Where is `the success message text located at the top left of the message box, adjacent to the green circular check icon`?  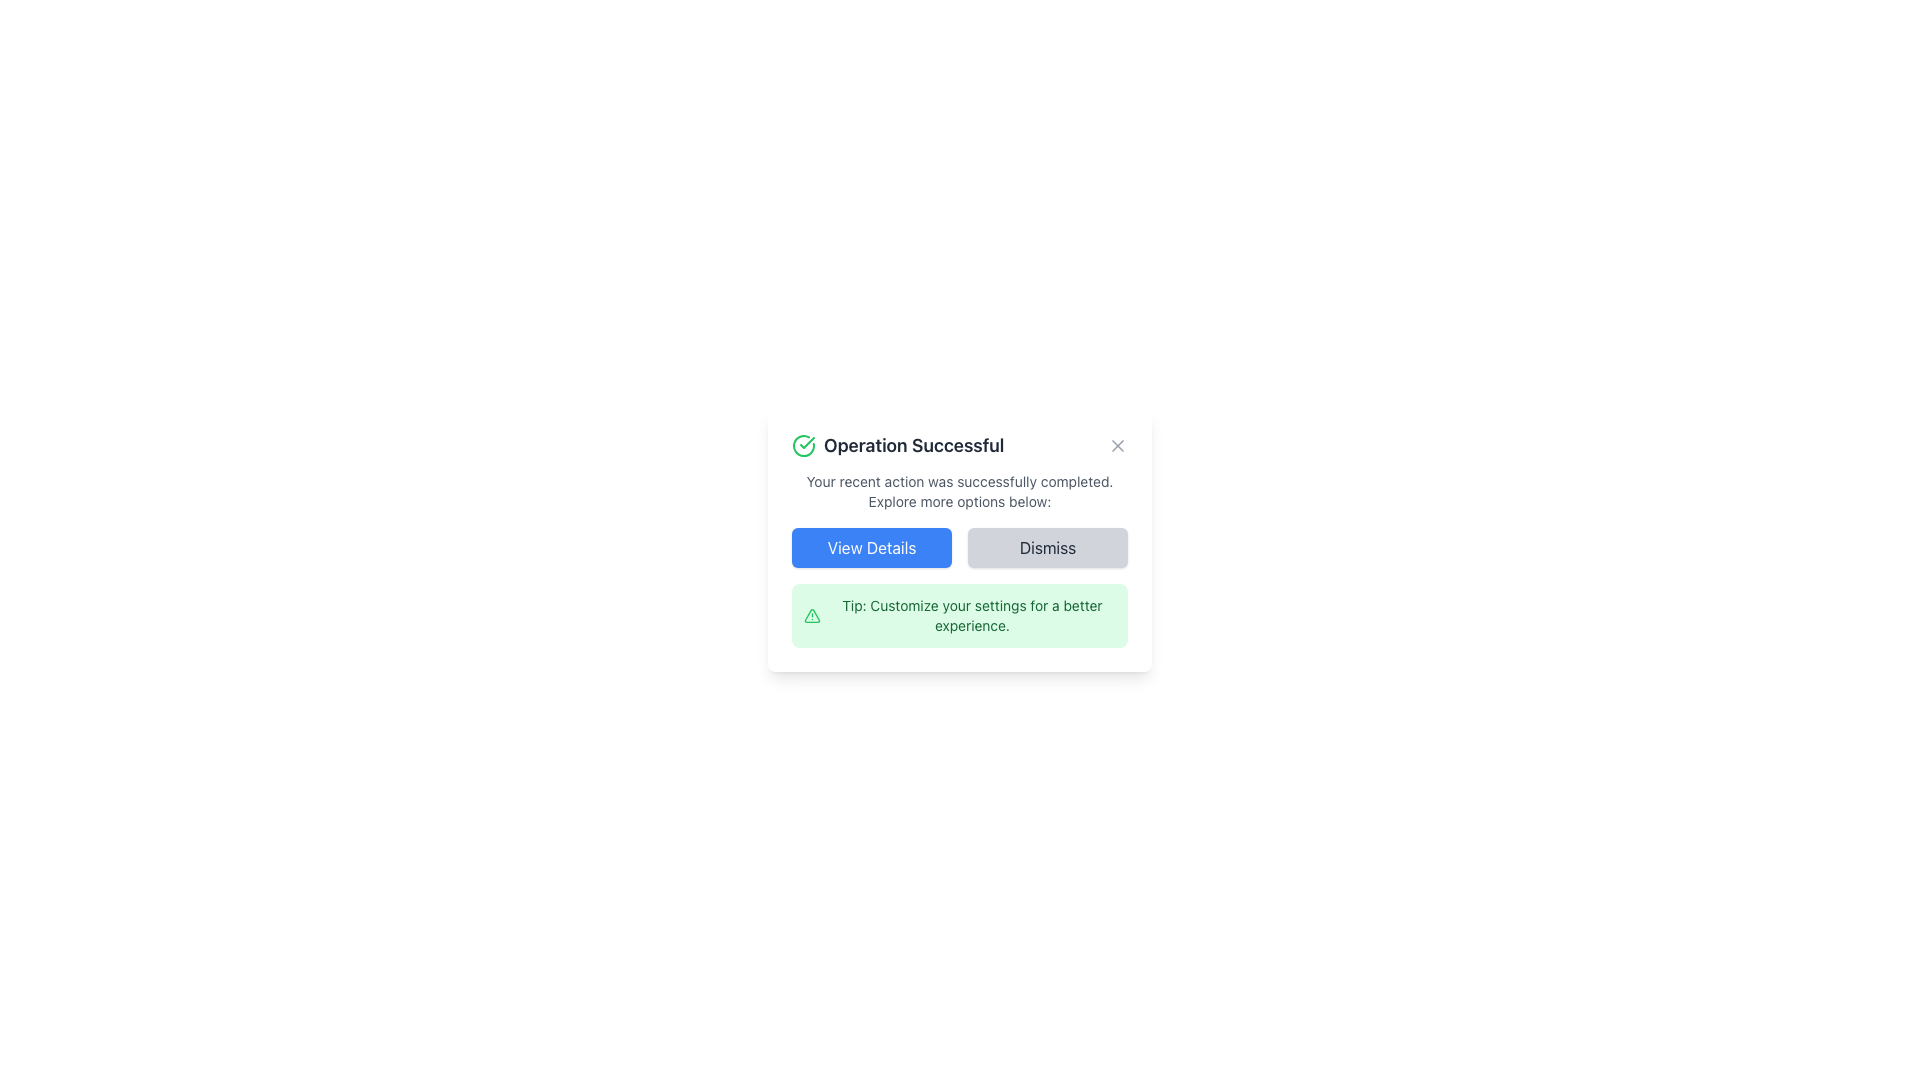
the success message text located at the top left of the message box, adjacent to the green circular check icon is located at coordinates (897, 445).